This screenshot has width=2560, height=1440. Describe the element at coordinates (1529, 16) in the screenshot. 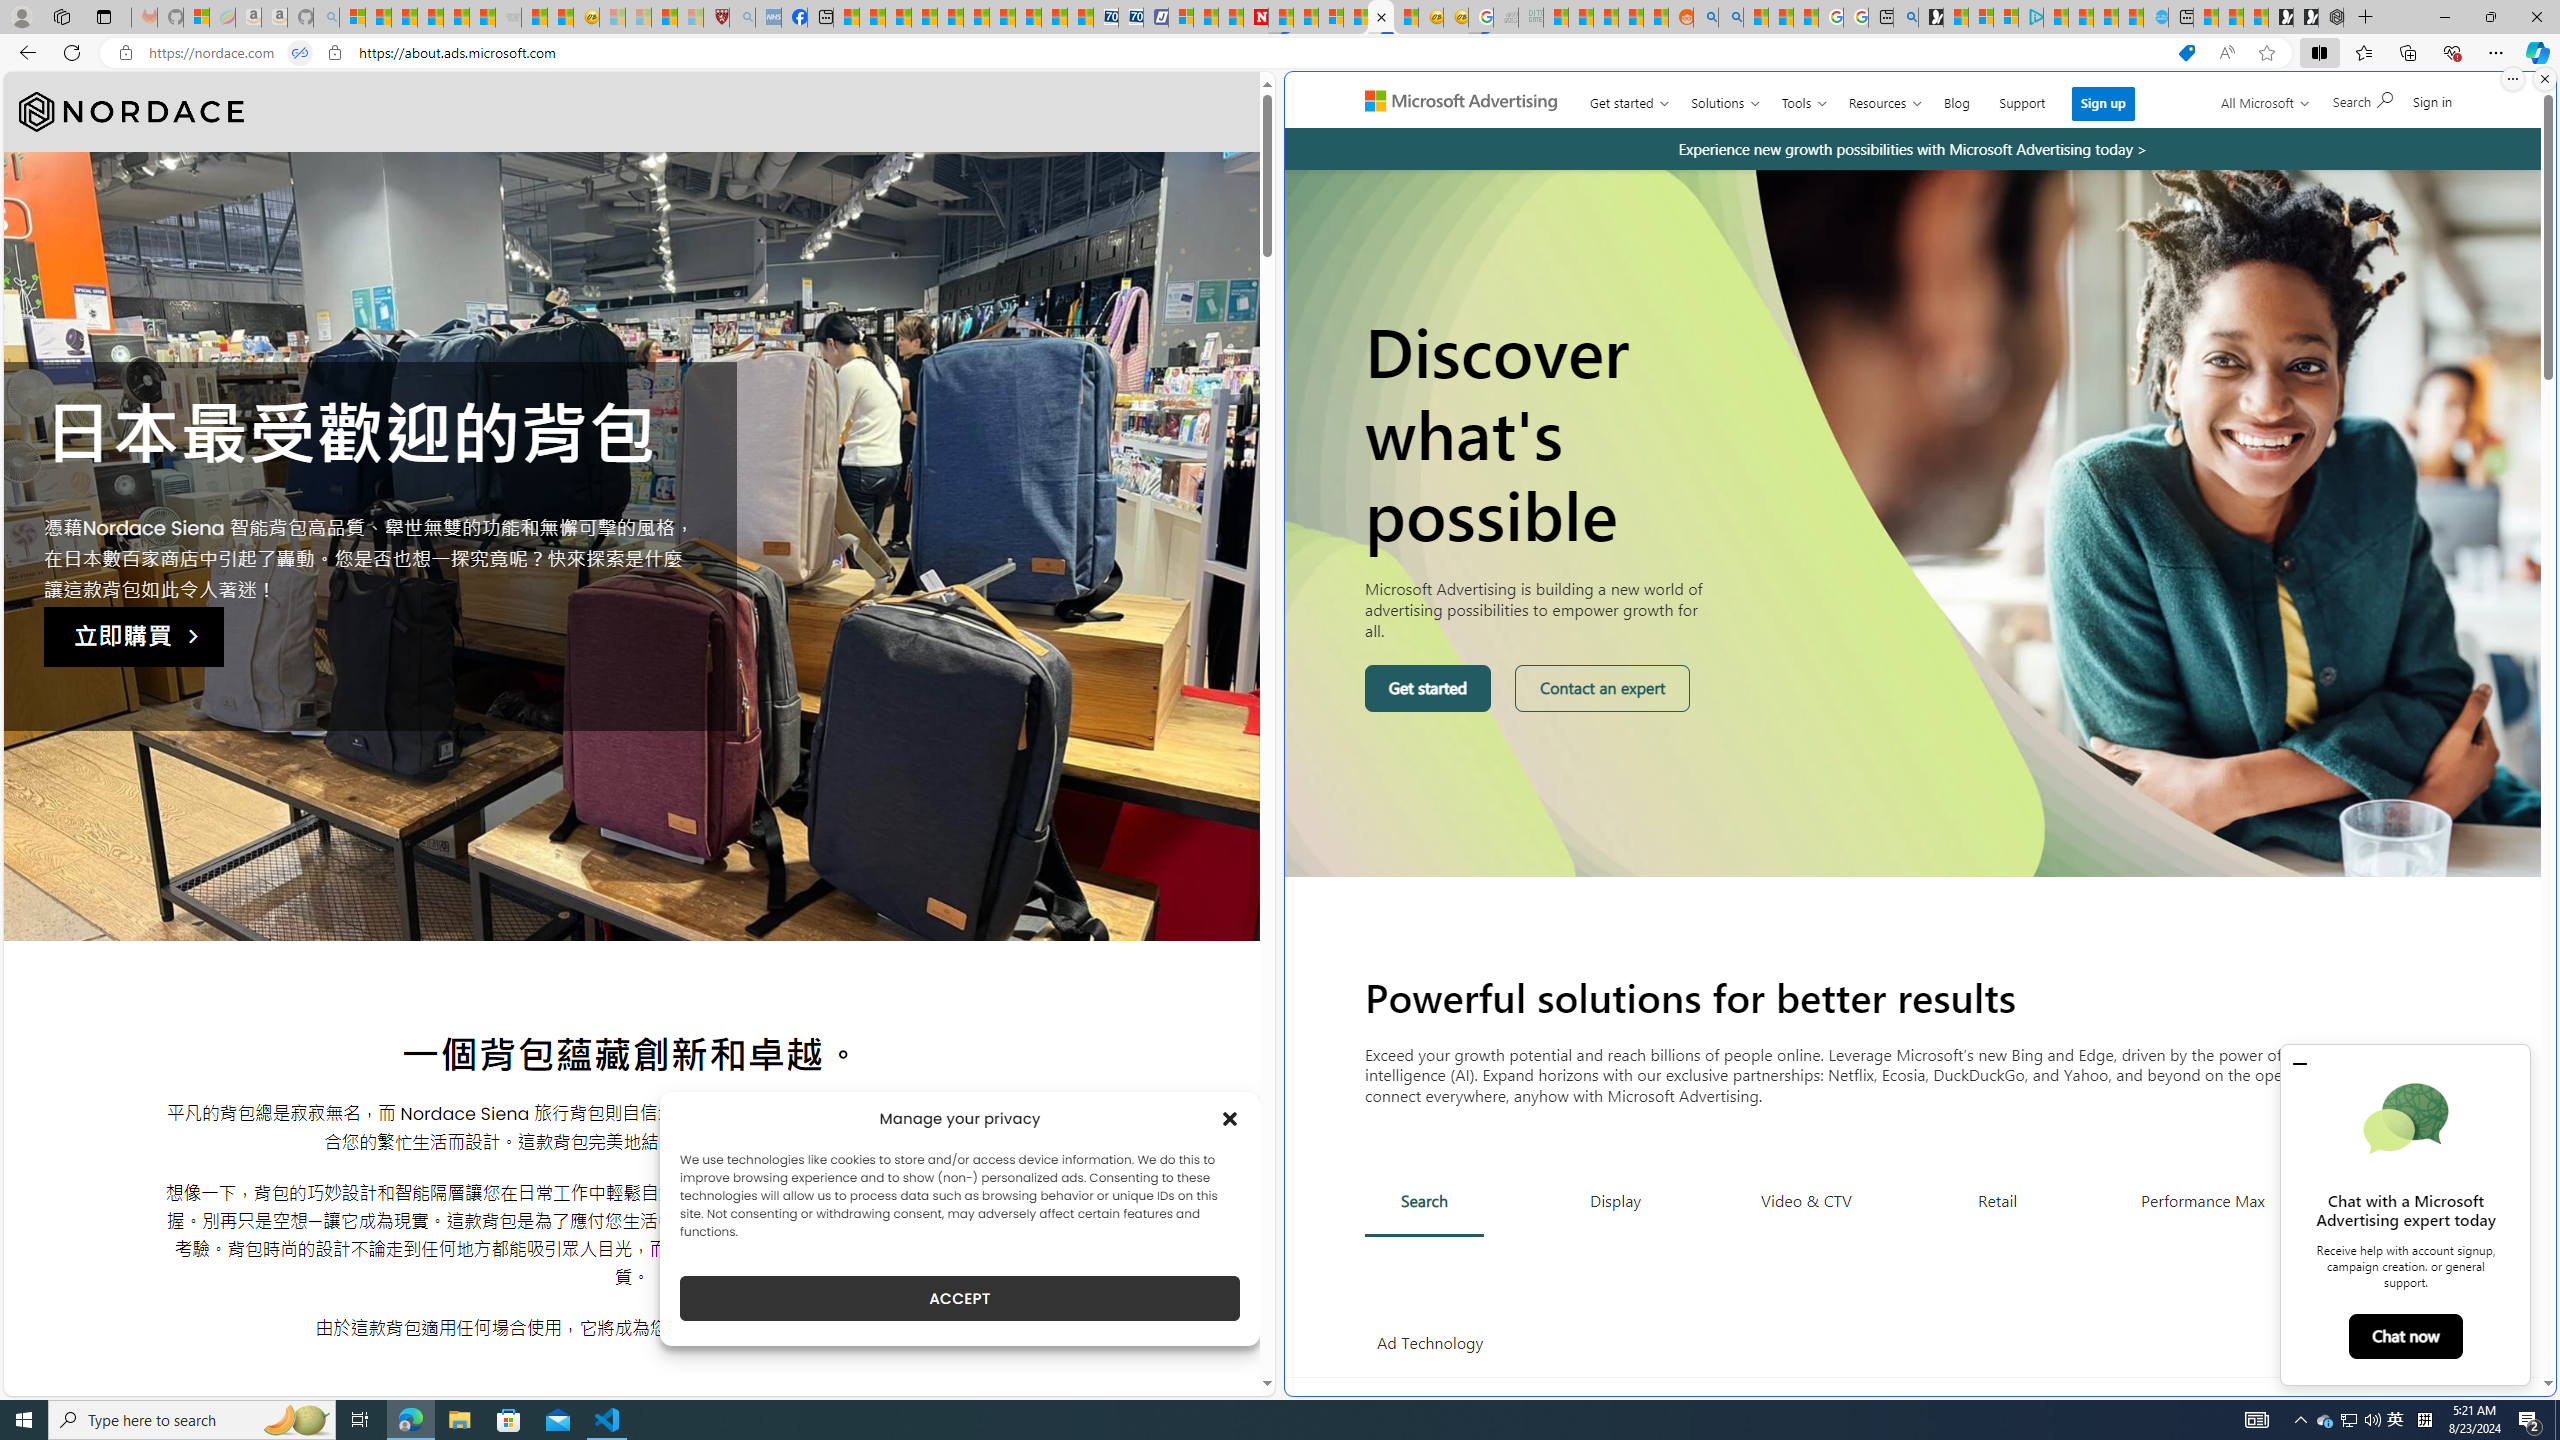

I see `'DITOGAMES AG Imprint - Sleeping'` at that location.